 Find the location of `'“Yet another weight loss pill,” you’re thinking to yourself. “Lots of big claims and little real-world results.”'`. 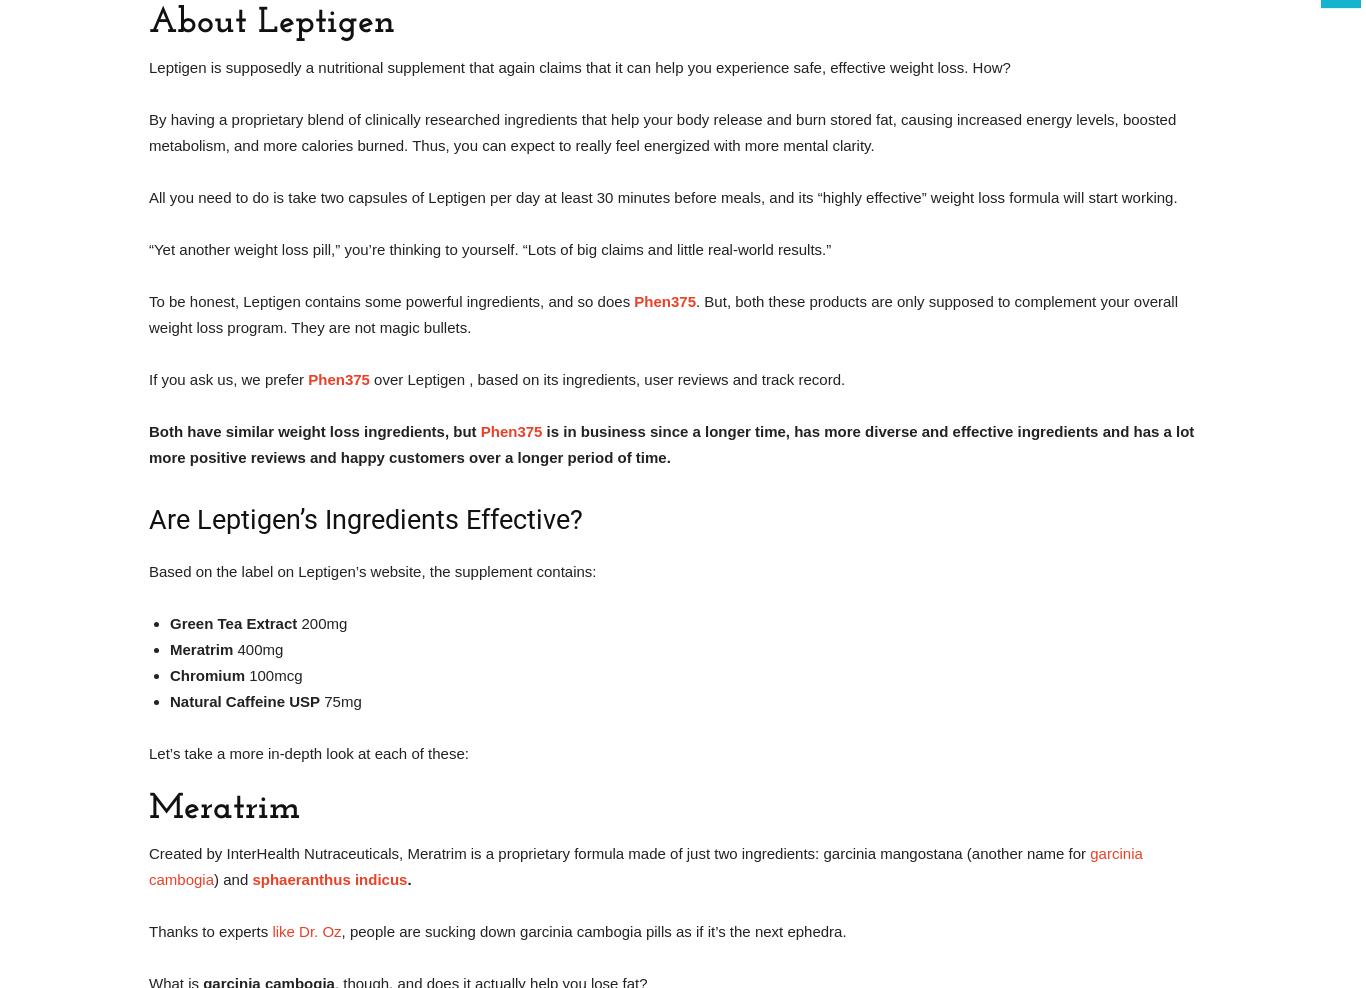

'“Yet another weight loss pill,” you’re thinking to yourself. “Lots of big claims and little real-world results.”' is located at coordinates (489, 248).